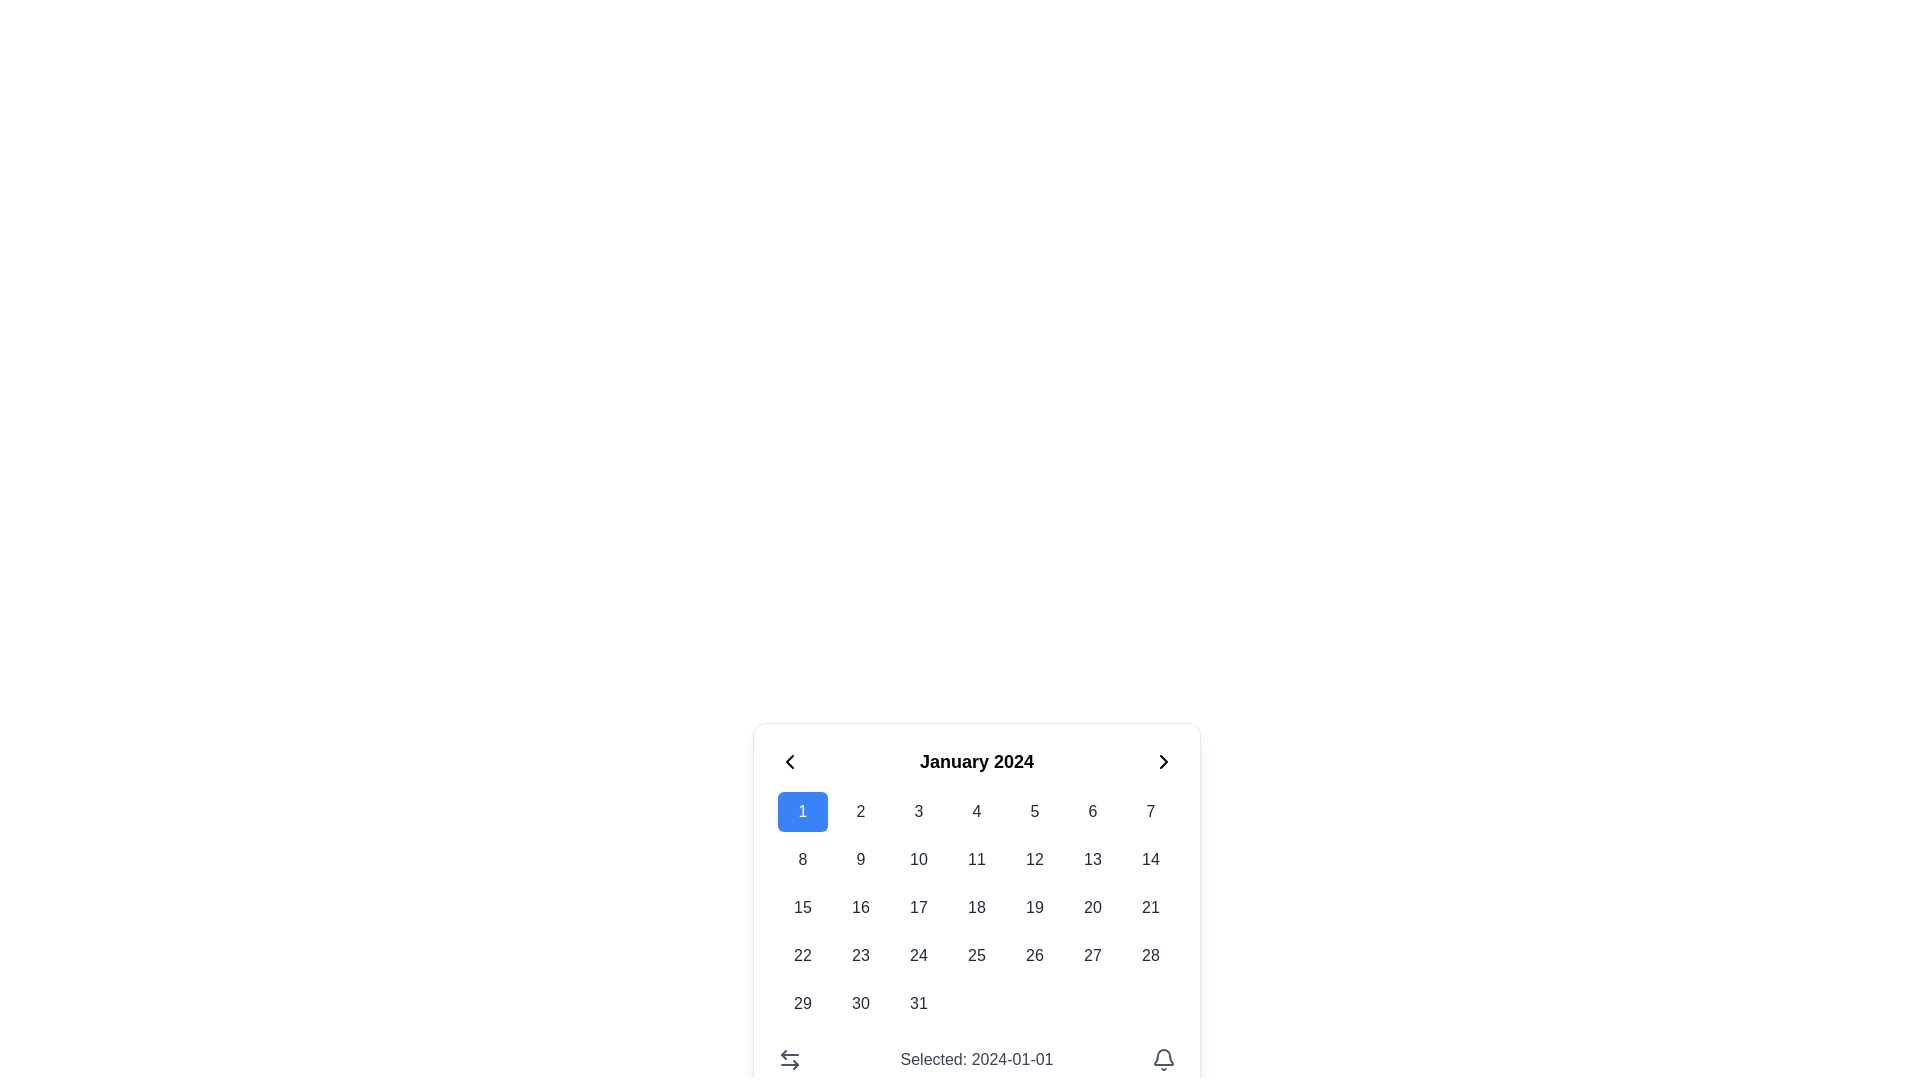 The width and height of the screenshot is (1920, 1080). What do you see at coordinates (802, 955) in the screenshot?
I see `the calendar date cell representing the 22nd day of the month` at bounding box center [802, 955].